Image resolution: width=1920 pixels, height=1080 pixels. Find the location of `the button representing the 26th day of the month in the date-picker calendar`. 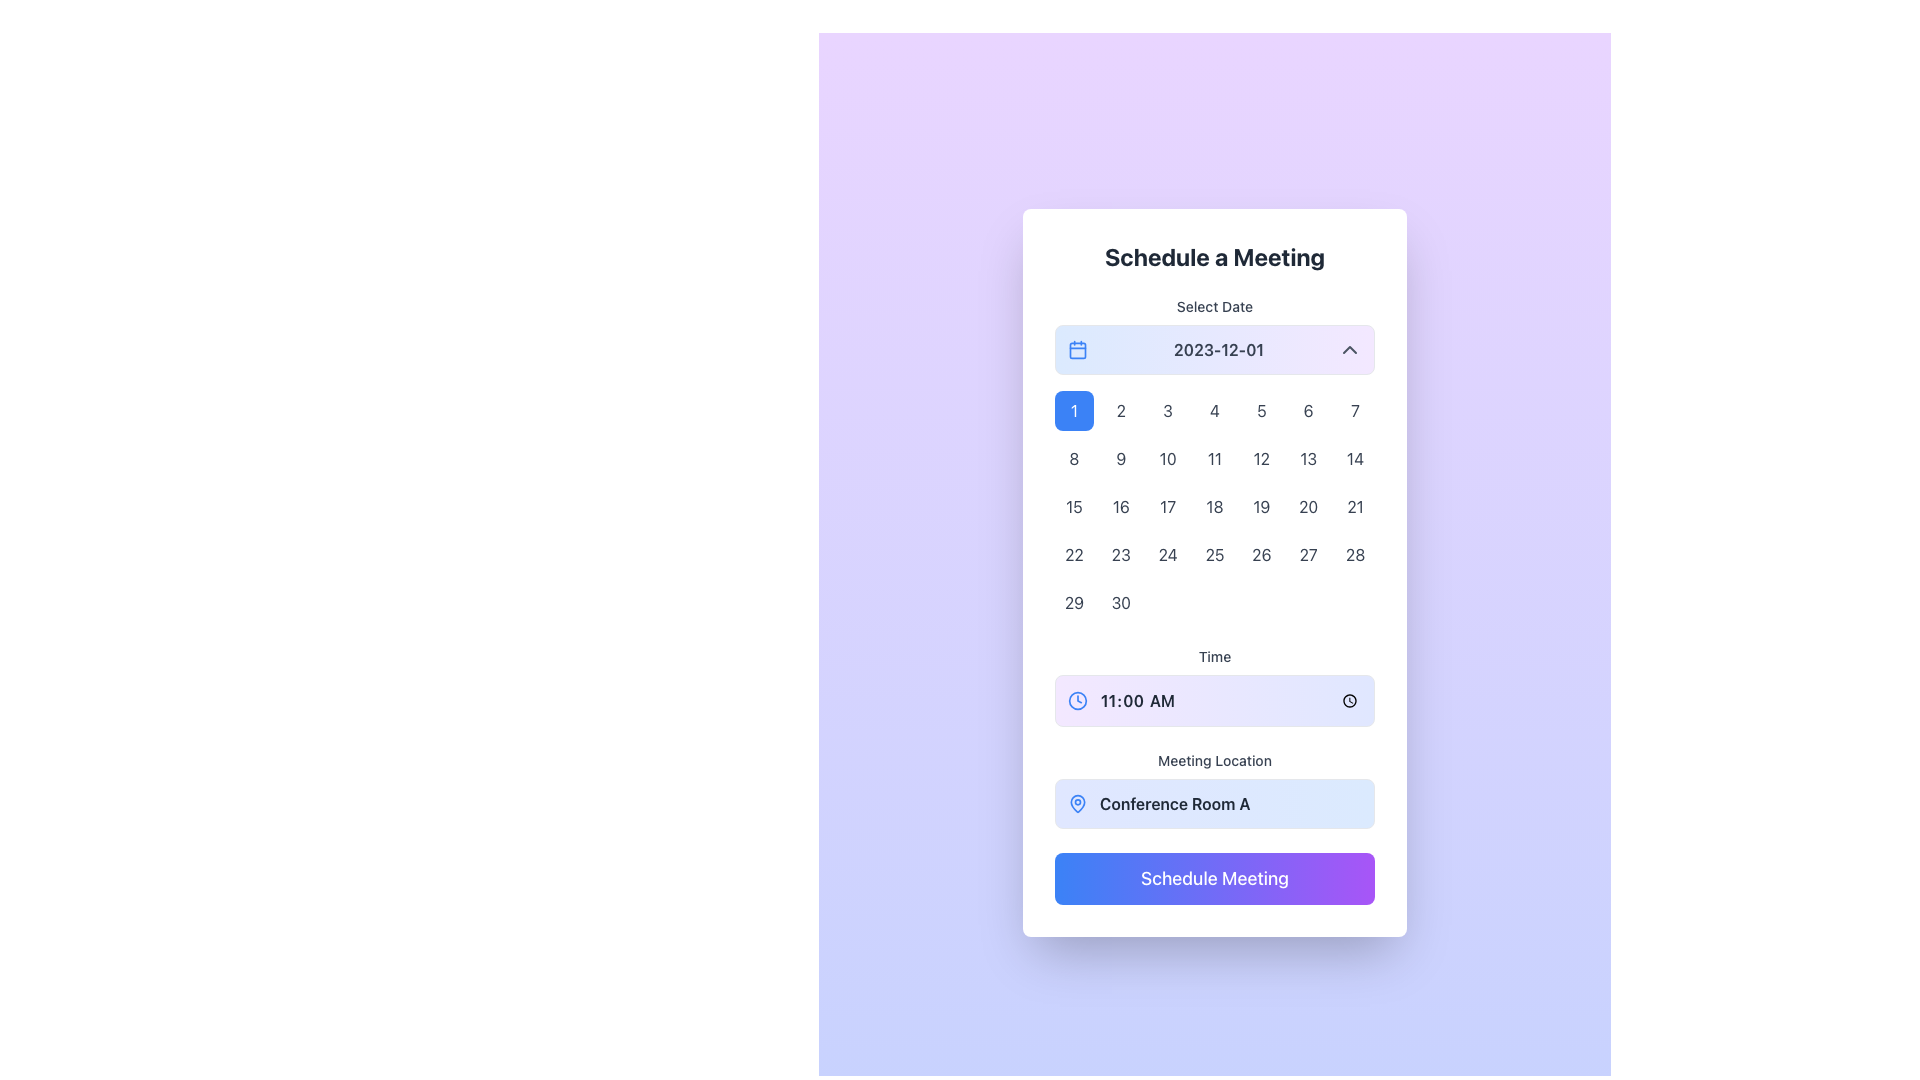

the button representing the 26th day of the month in the date-picker calendar is located at coordinates (1260, 555).